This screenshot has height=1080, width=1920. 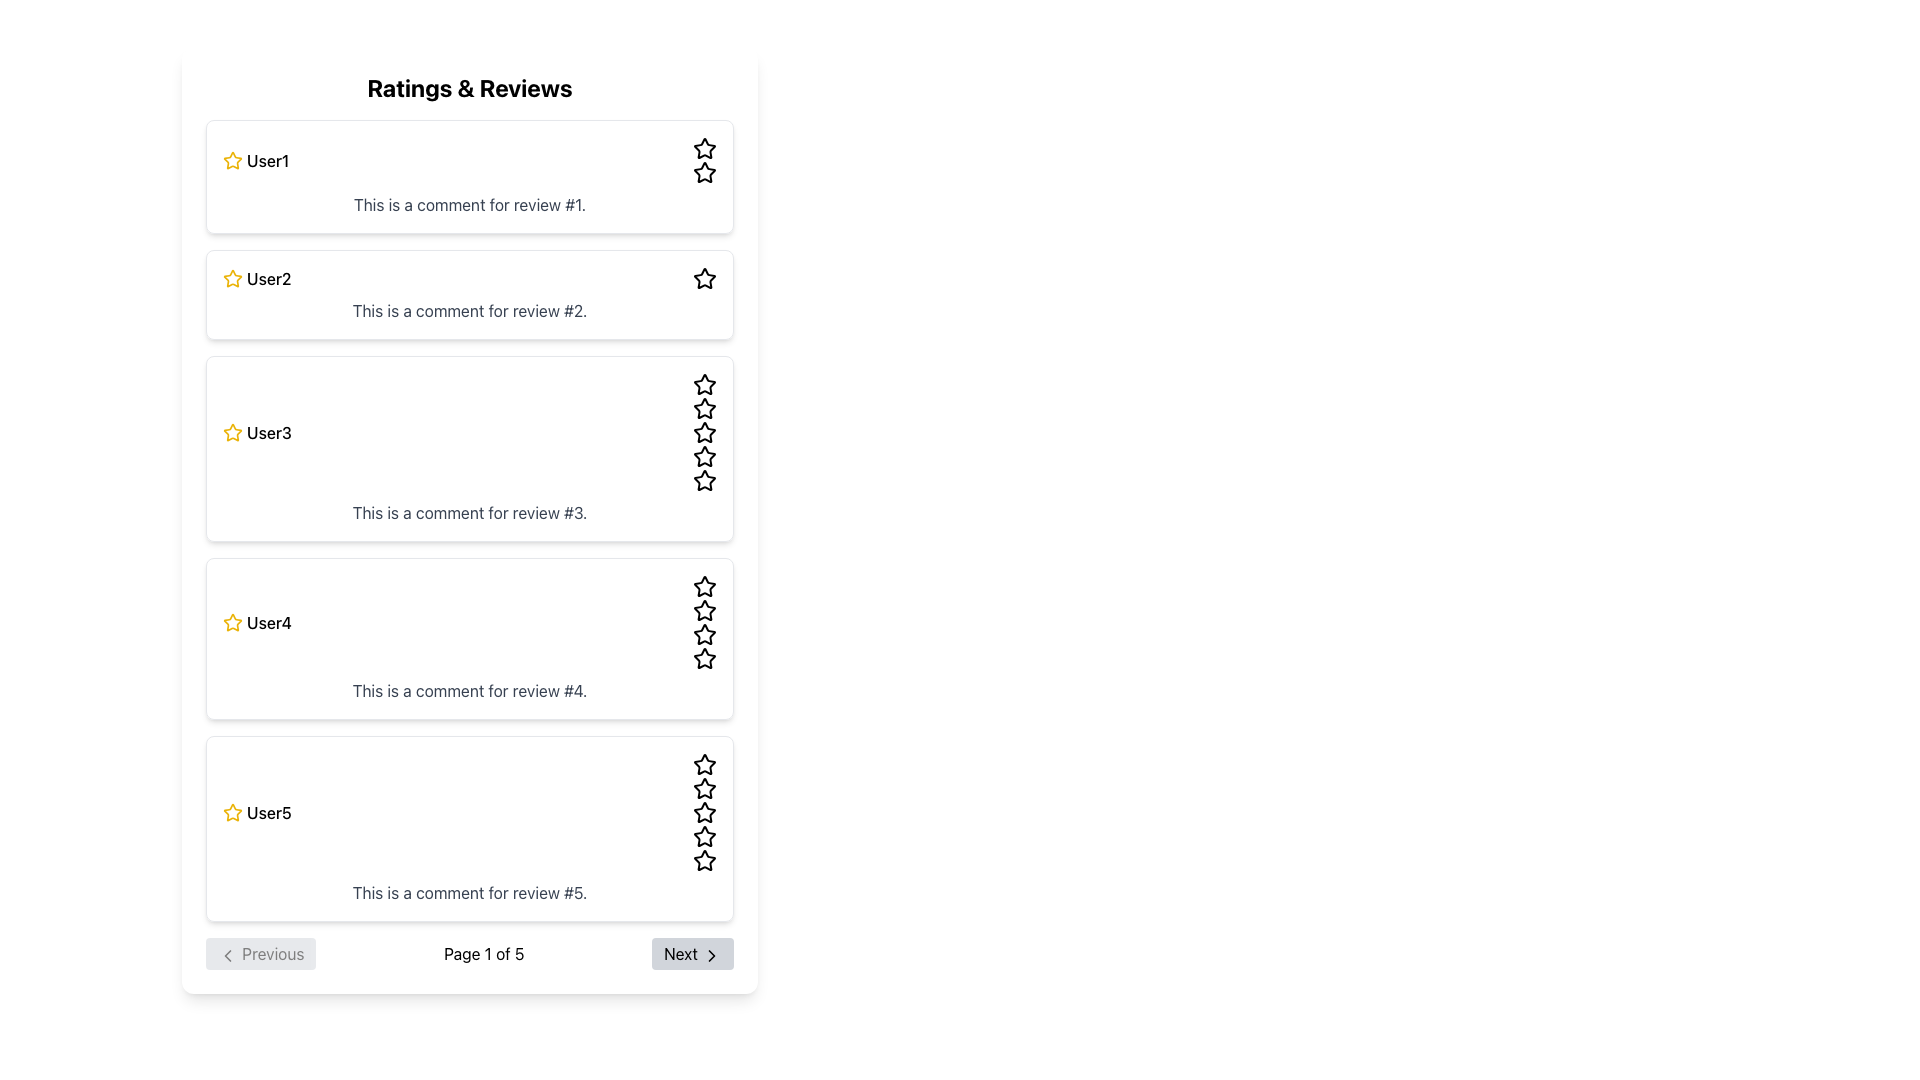 I want to click on the 'Next' button located at the bottom-right section of the pagination controls, which features a right-facing arrow icon for navigating to the next page of the review list, so click(x=711, y=954).